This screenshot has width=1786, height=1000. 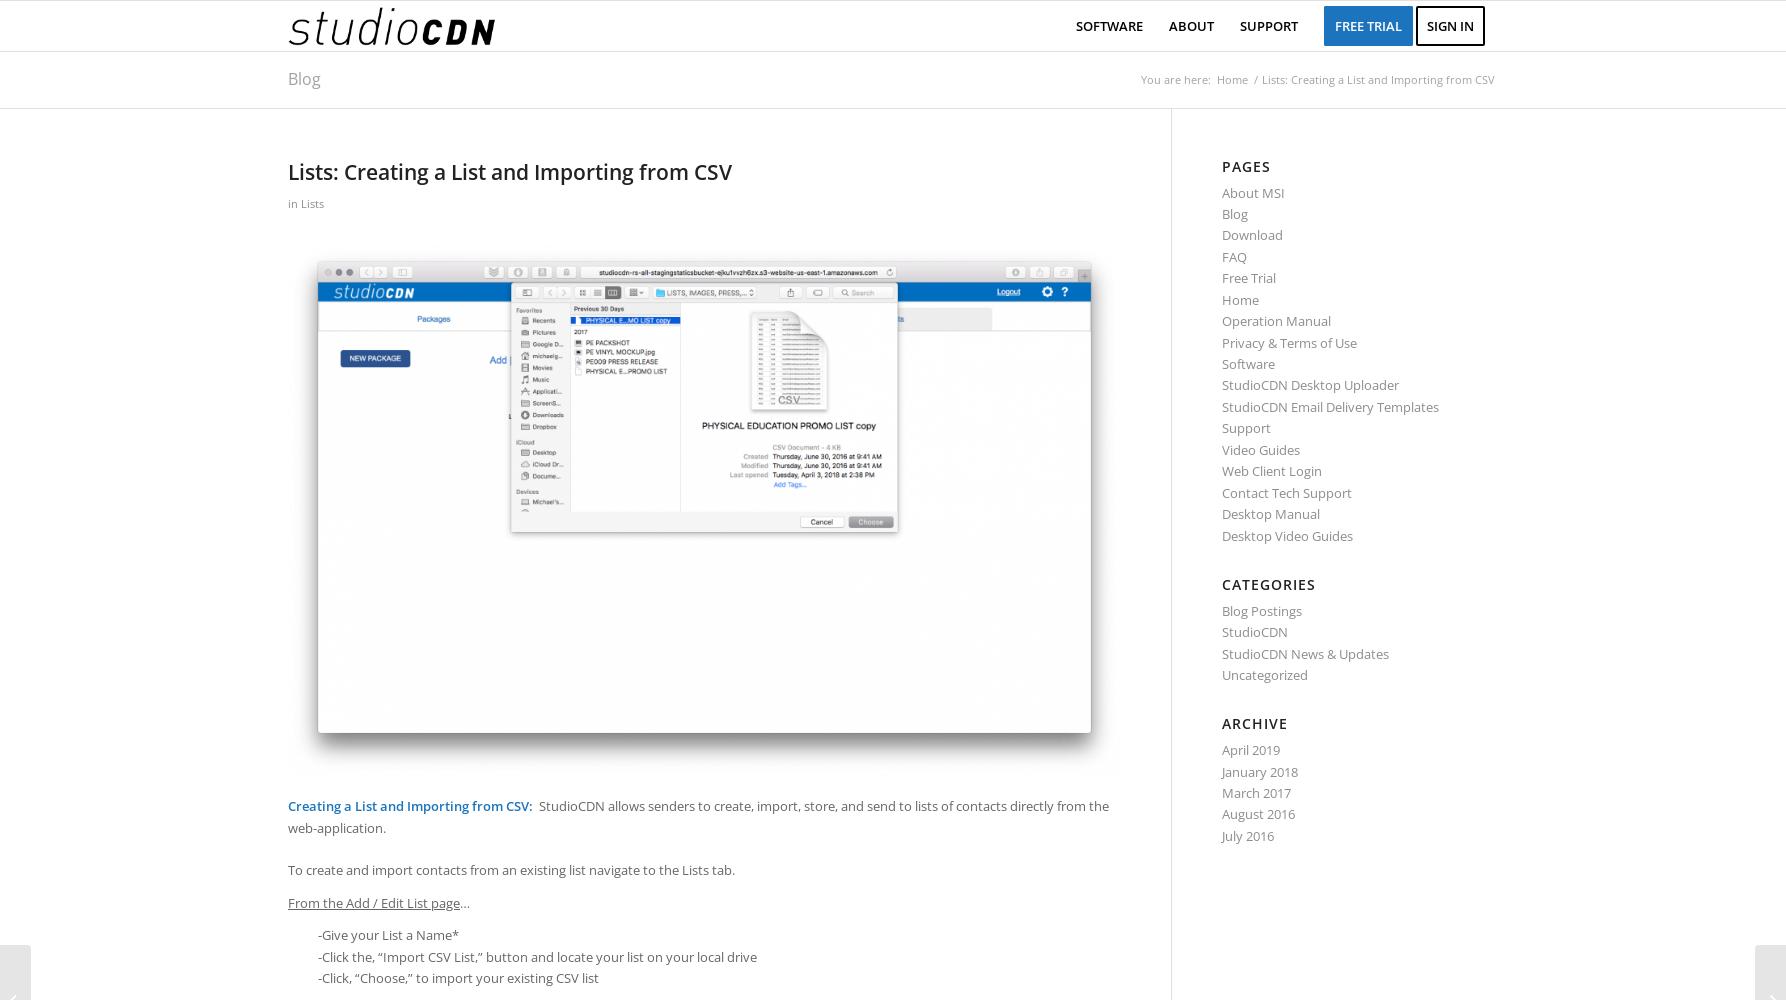 What do you see at coordinates (412, 806) in the screenshot?
I see `'Creating a List and Importing from CSV:'` at bounding box center [412, 806].